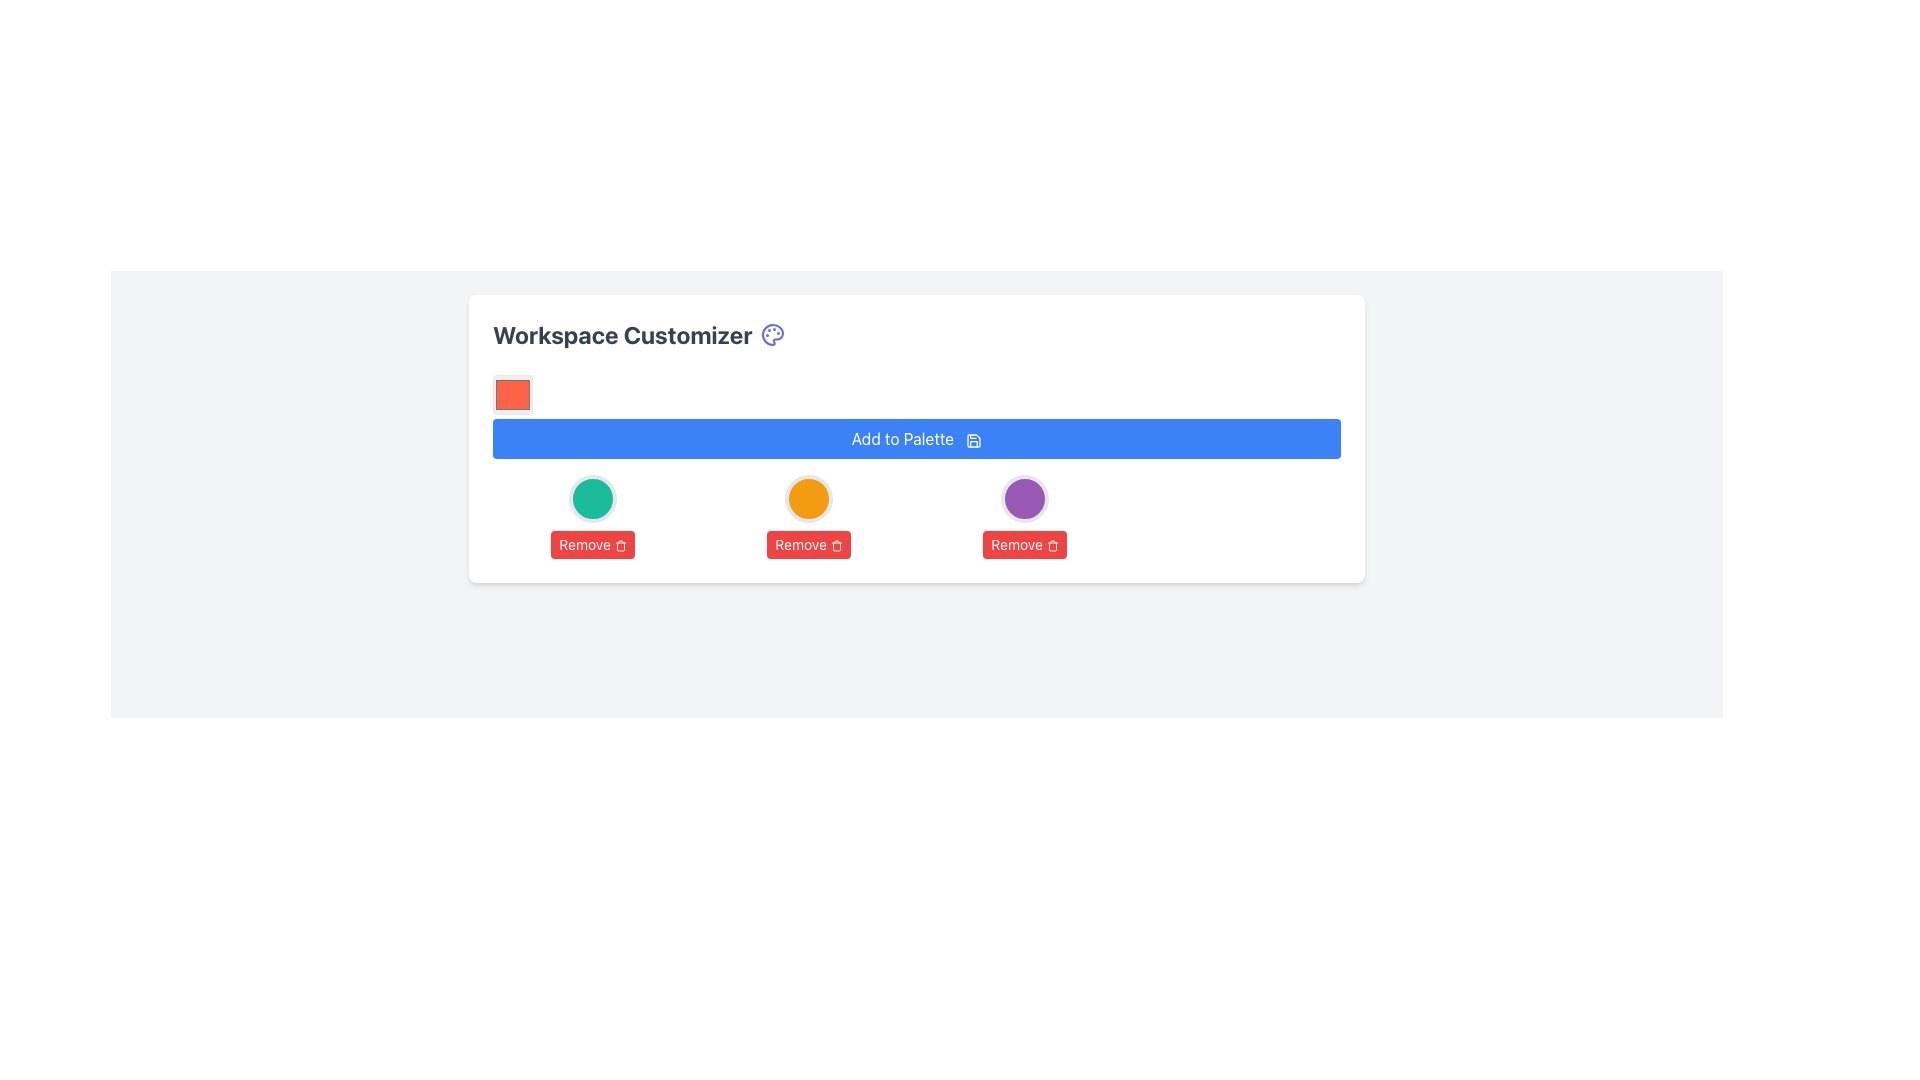 Image resolution: width=1920 pixels, height=1080 pixels. I want to click on the third circular visual marker with a rich purple fill color and a white border, which is aligned to the right of its neighboring elements, so click(1025, 497).